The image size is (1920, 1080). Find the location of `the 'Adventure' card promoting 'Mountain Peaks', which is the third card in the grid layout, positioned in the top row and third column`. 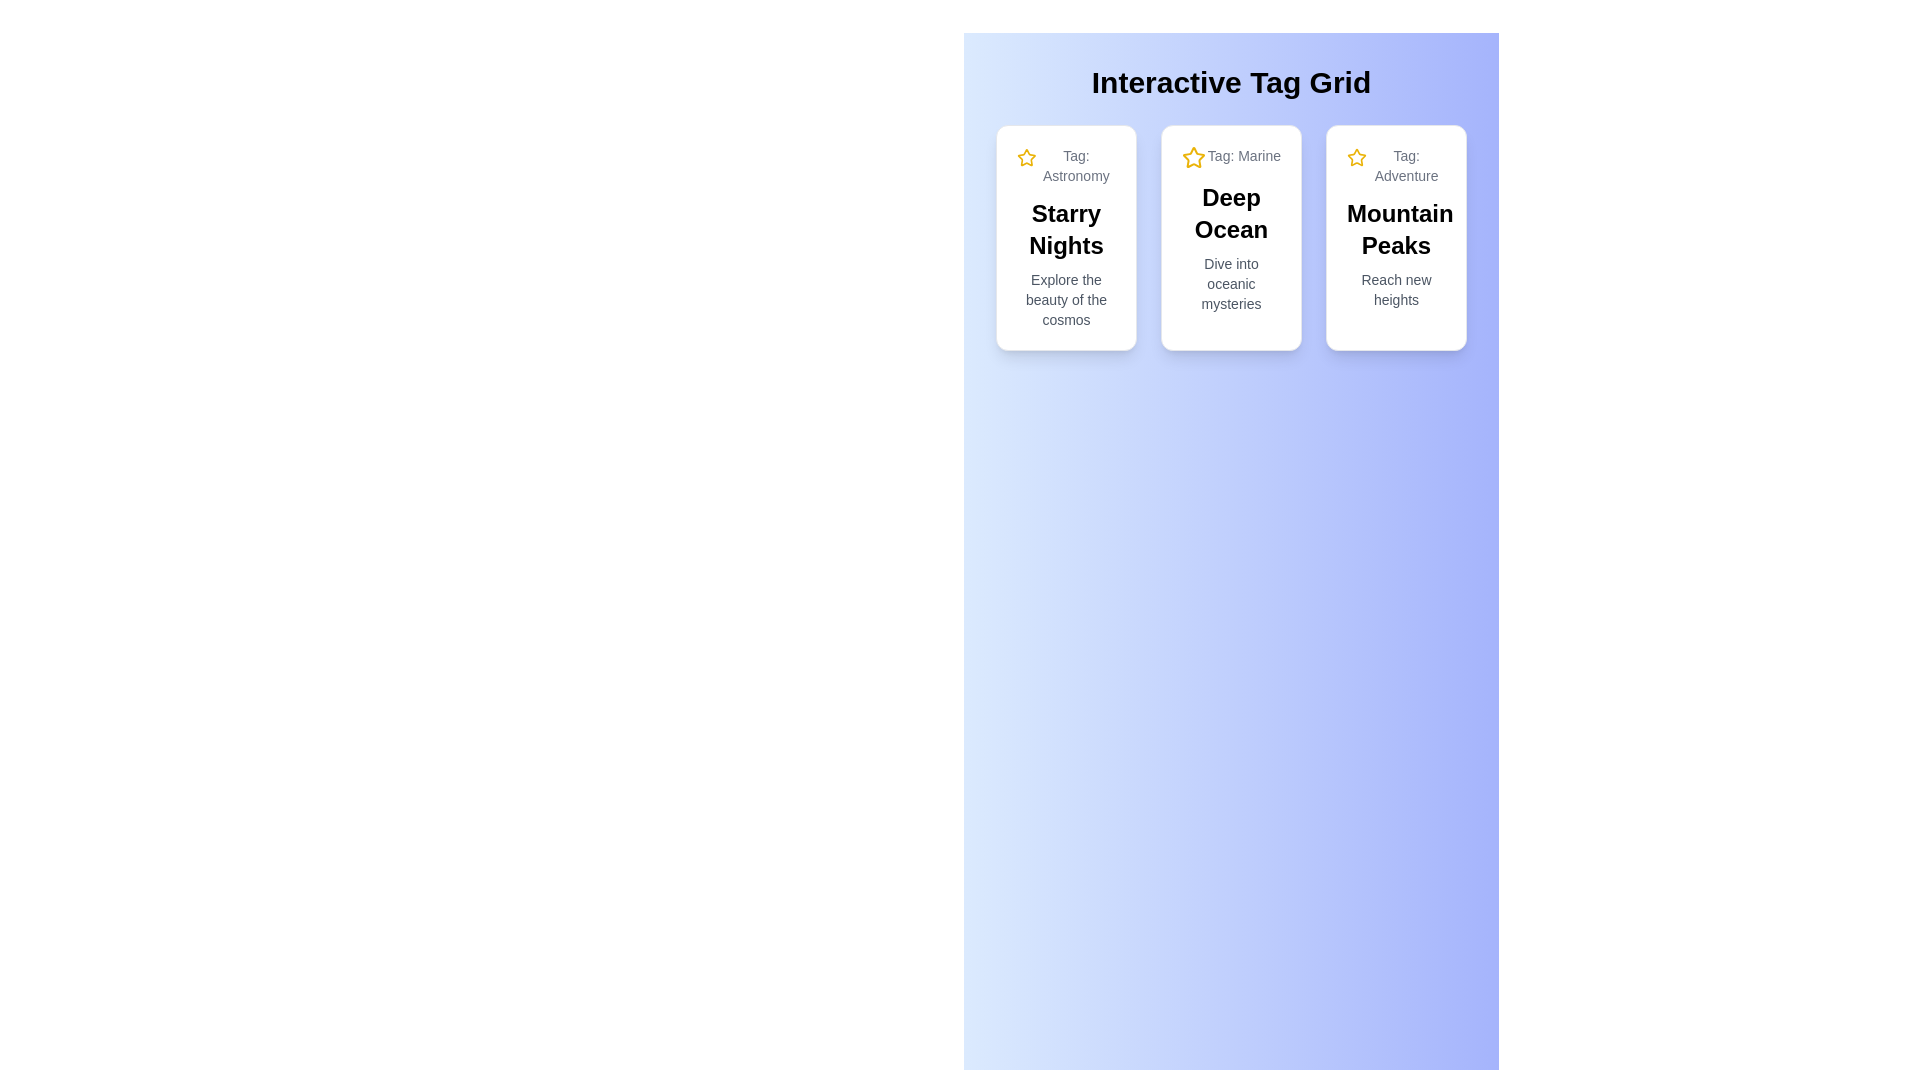

the 'Adventure' card promoting 'Mountain Peaks', which is the third card in the grid layout, positioned in the top row and third column is located at coordinates (1395, 237).